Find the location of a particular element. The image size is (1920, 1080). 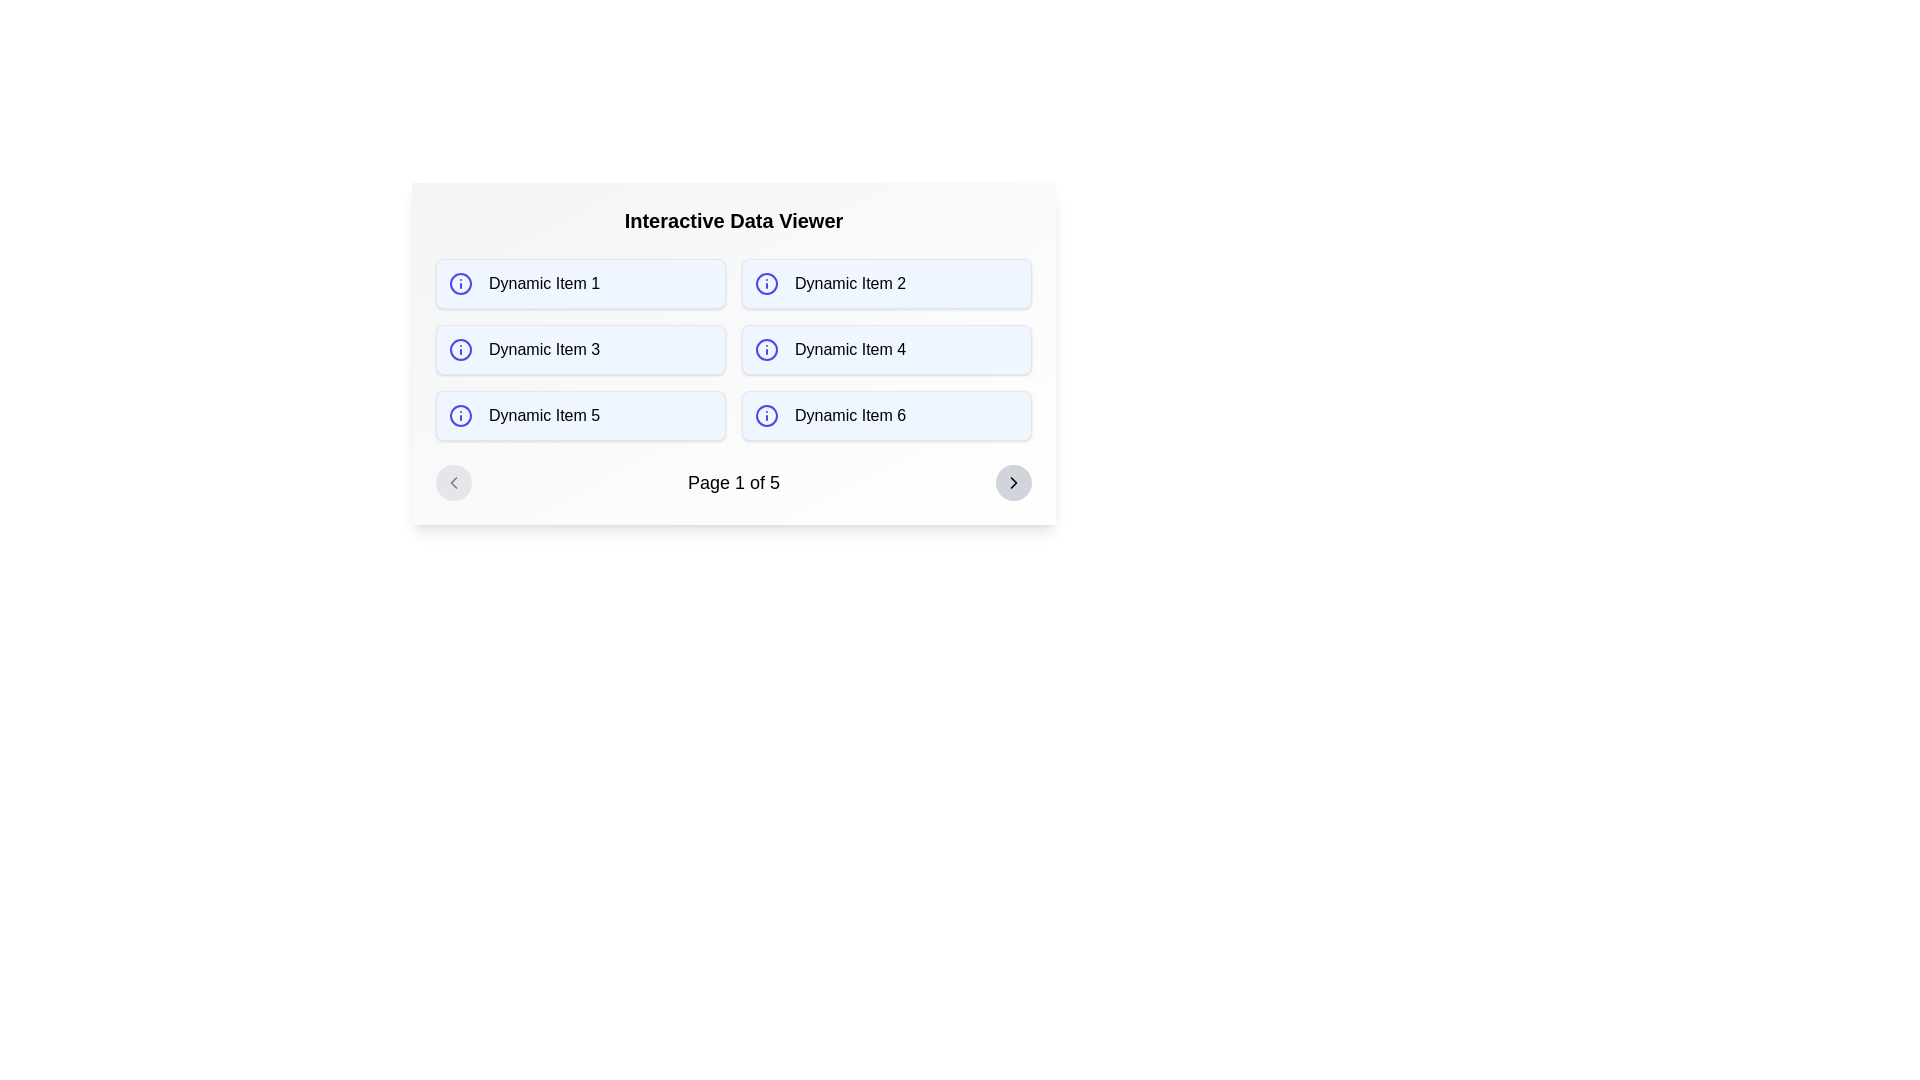

the right-pointing chevron icon inside the circular button located in the bottom-right corner of the interface to receive visual feedback is located at coordinates (1013, 482).